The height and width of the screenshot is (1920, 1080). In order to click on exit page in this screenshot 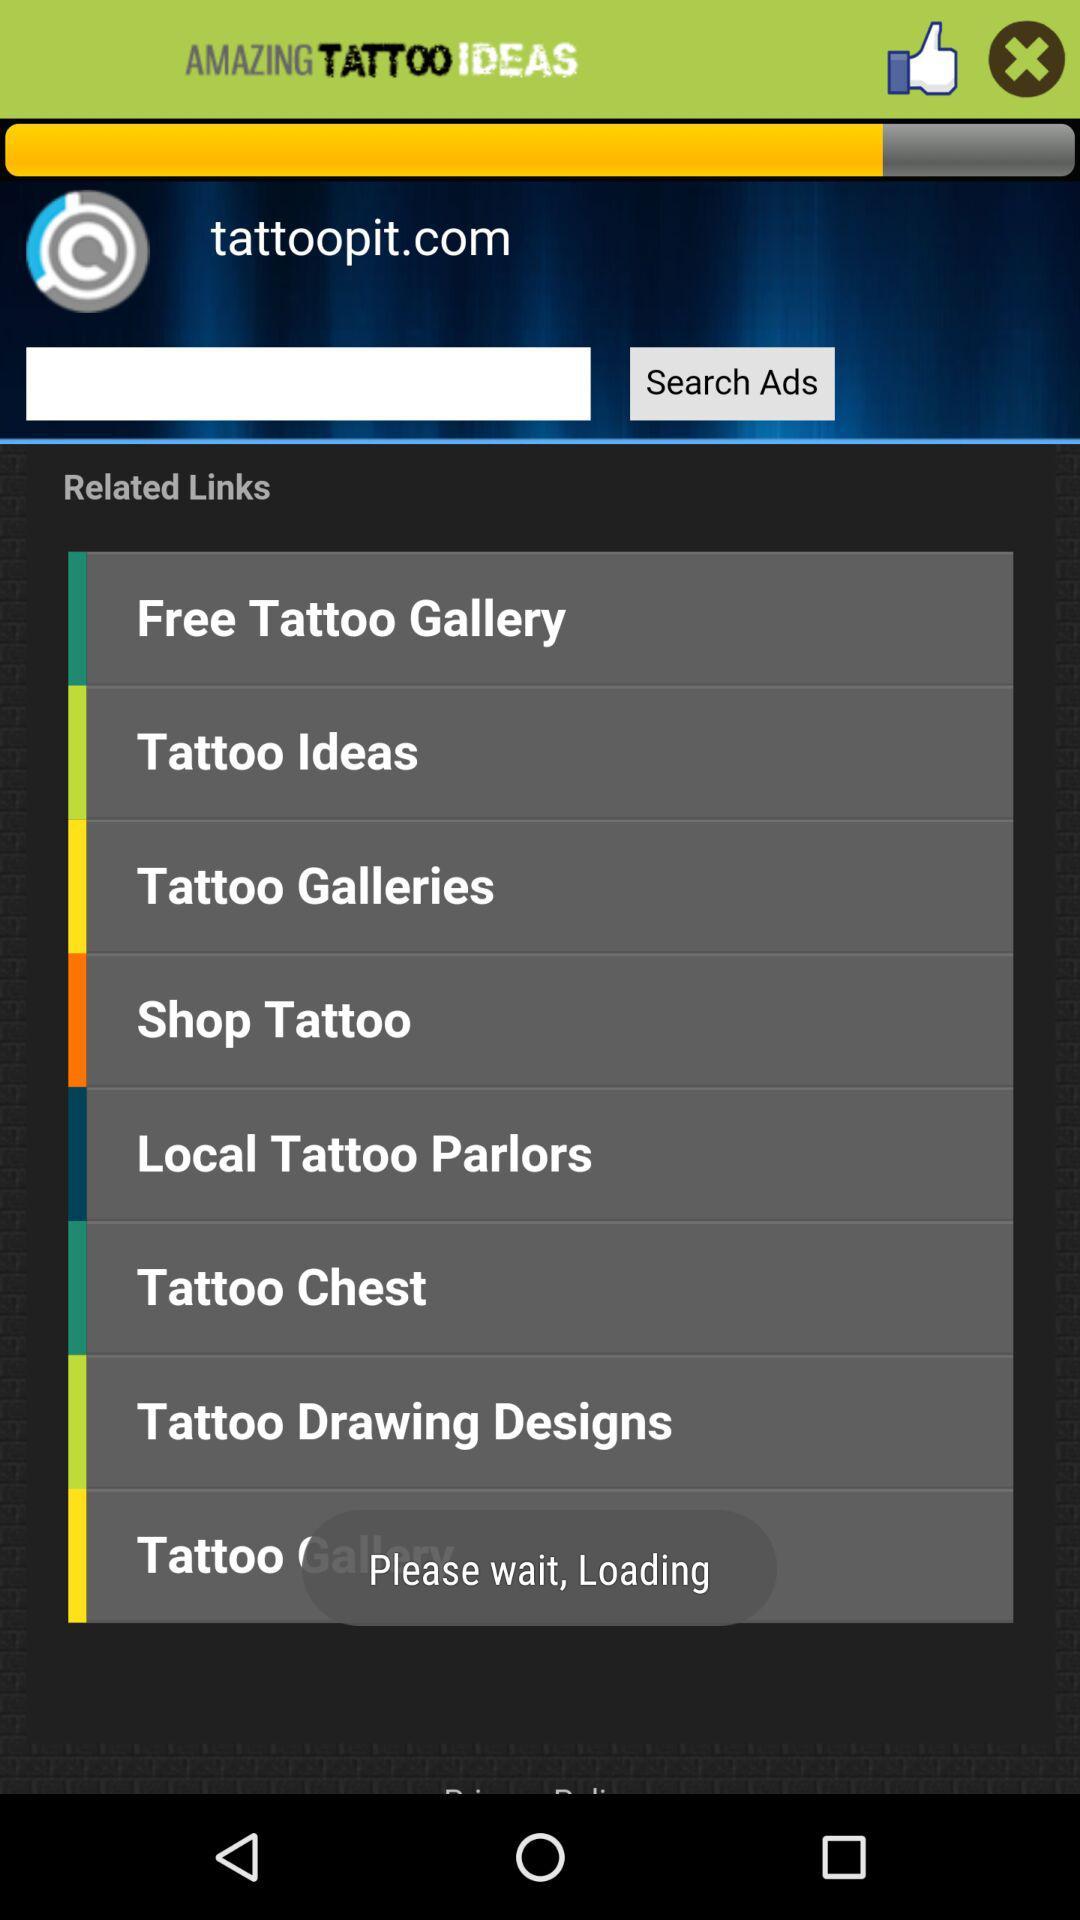, I will do `click(1027, 58)`.